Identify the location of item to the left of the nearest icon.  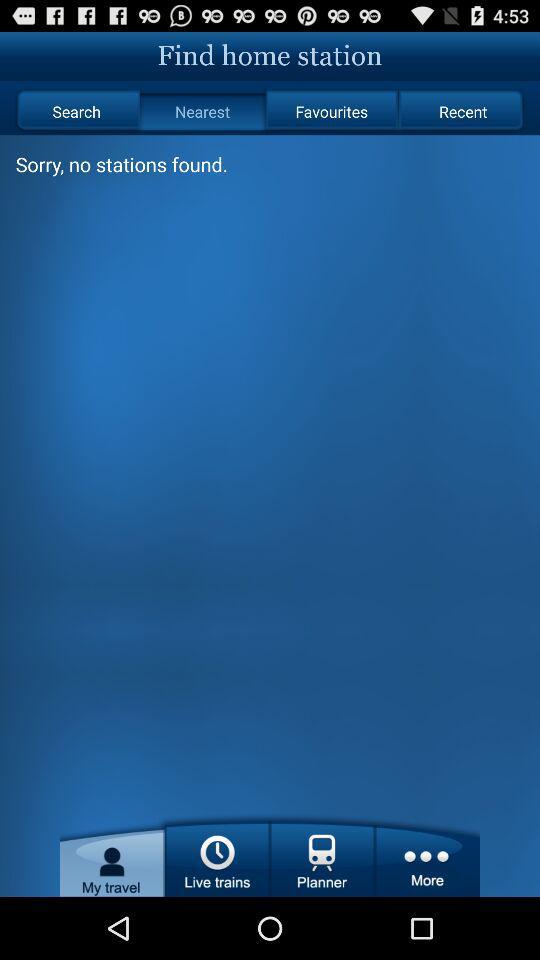
(75, 111).